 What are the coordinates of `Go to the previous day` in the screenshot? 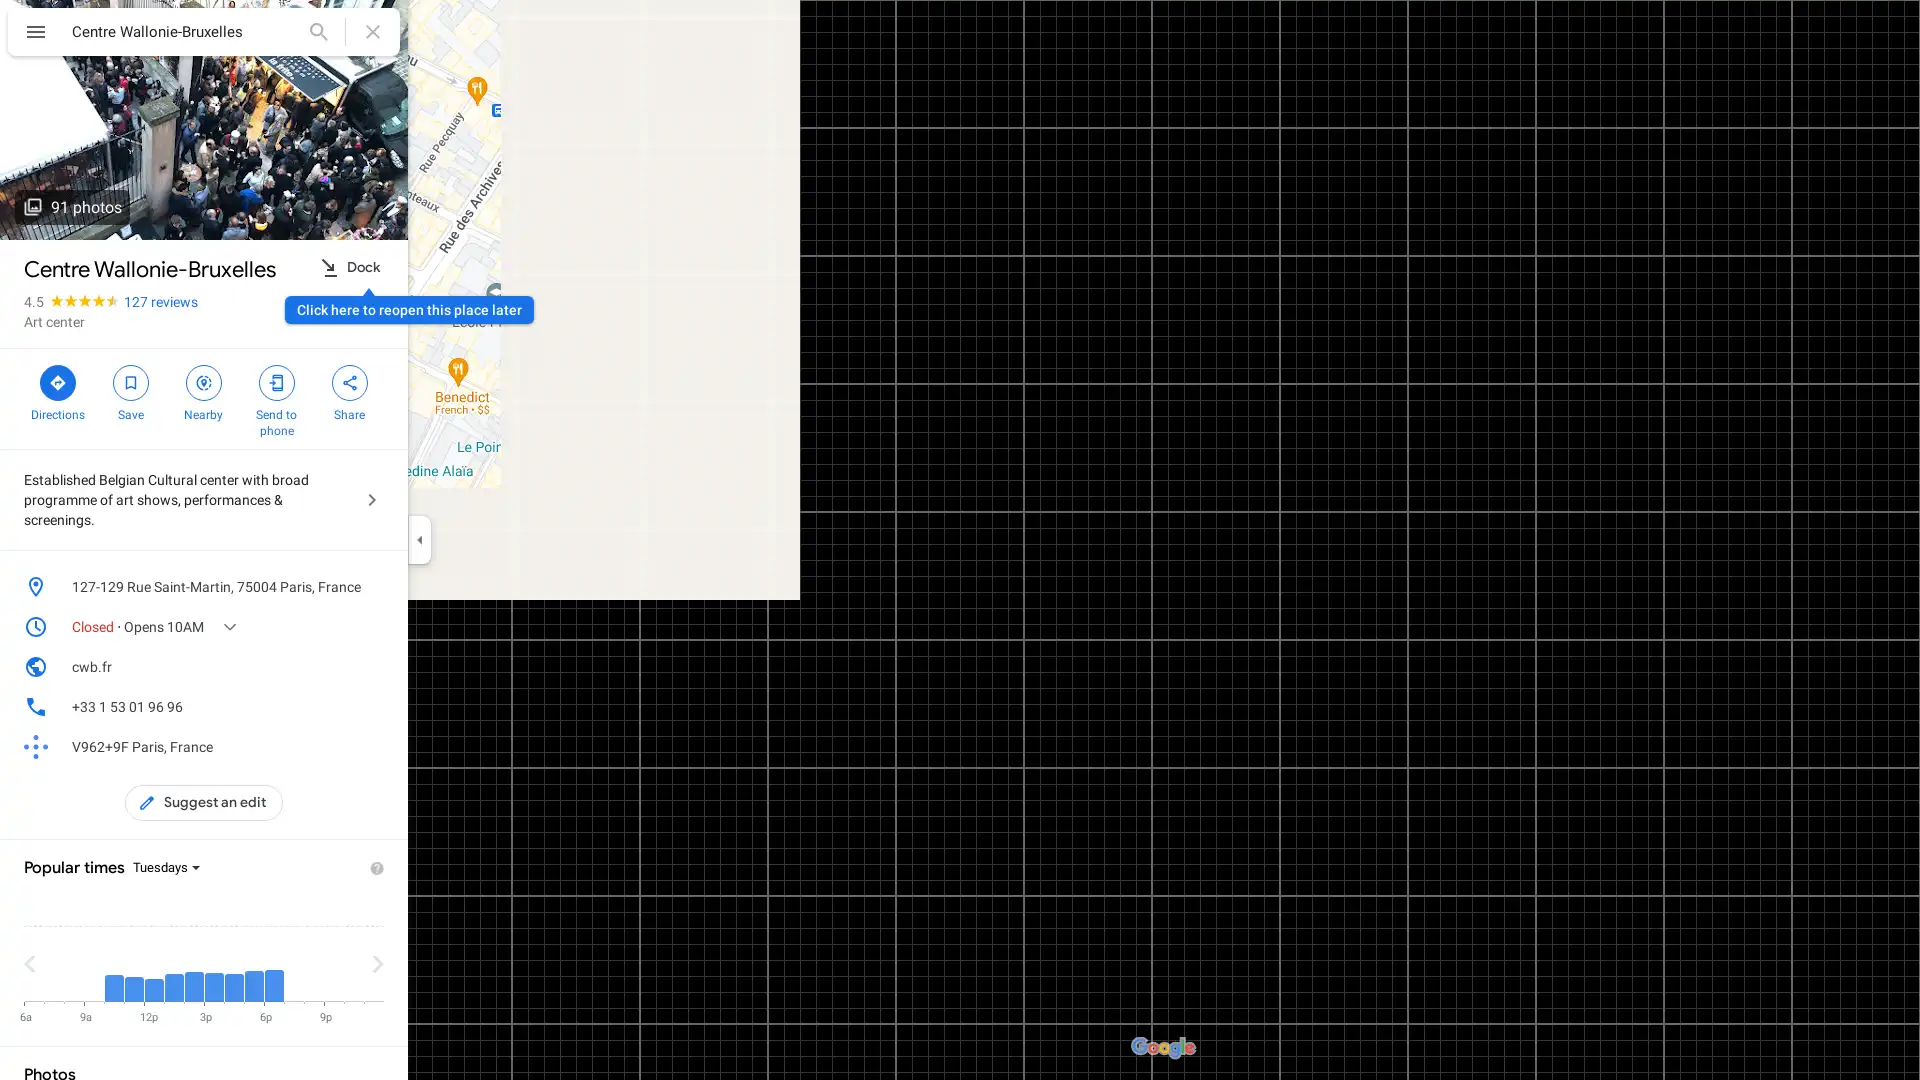 It's located at (29, 963).